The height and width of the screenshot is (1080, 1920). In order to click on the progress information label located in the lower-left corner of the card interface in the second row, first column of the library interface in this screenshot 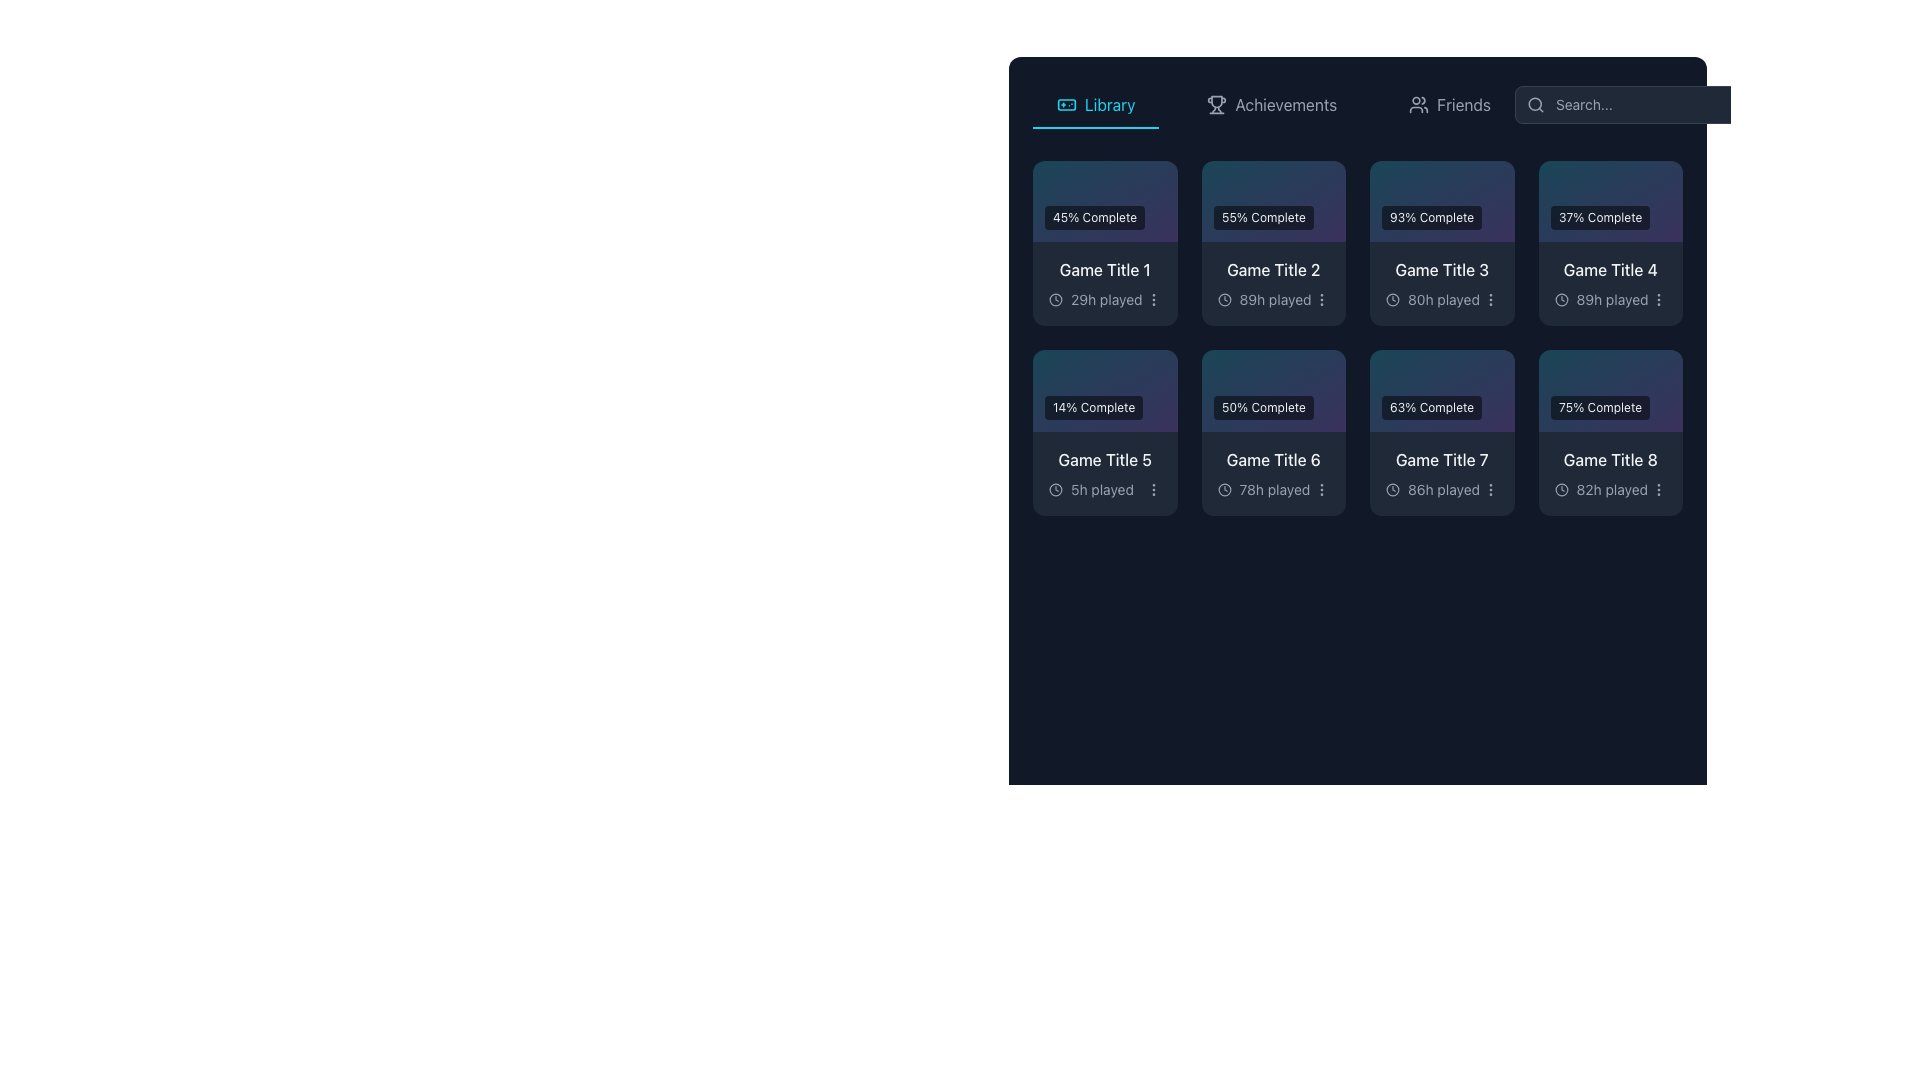, I will do `click(1093, 406)`.